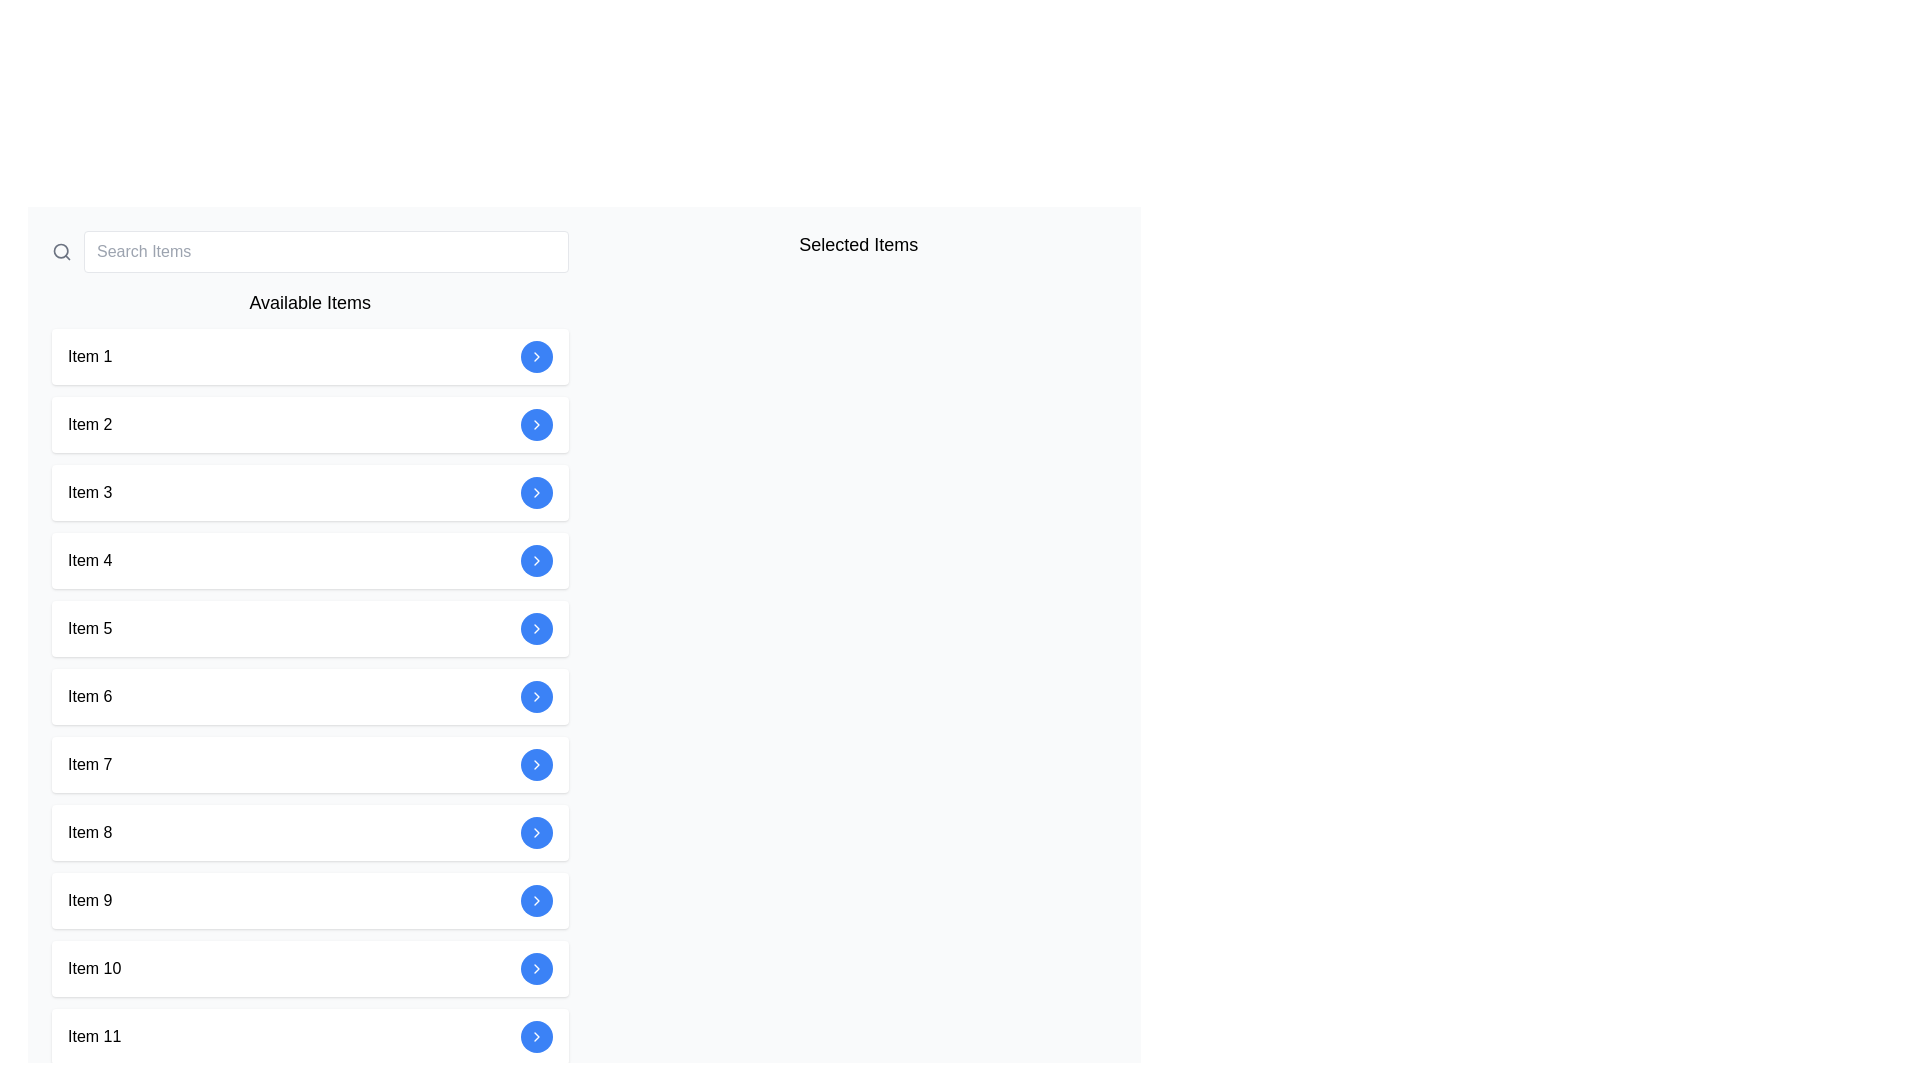  What do you see at coordinates (536, 493) in the screenshot?
I see `the chevron icon within the blue circular button for 'Item 3' in the 'Available Items' section` at bounding box center [536, 493].